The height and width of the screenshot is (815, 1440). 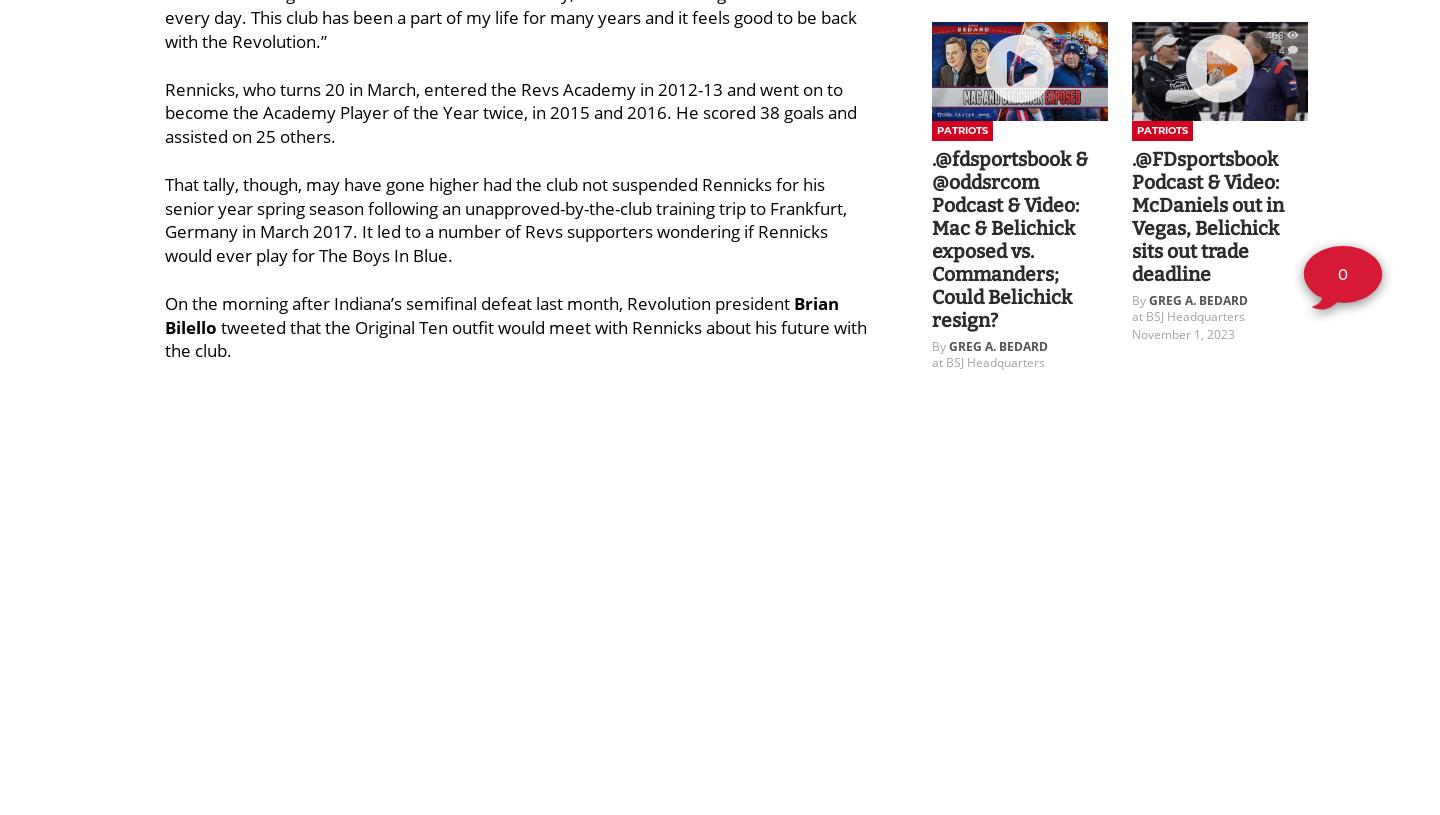 What do you see at coordinates (1207, 215) in the screenshot?
I see `'.@FDsportsbook Podcast & Video: McDaniels out in Vegas, Belichick sits out trade deadline'` at bounding box center [1207, 215].